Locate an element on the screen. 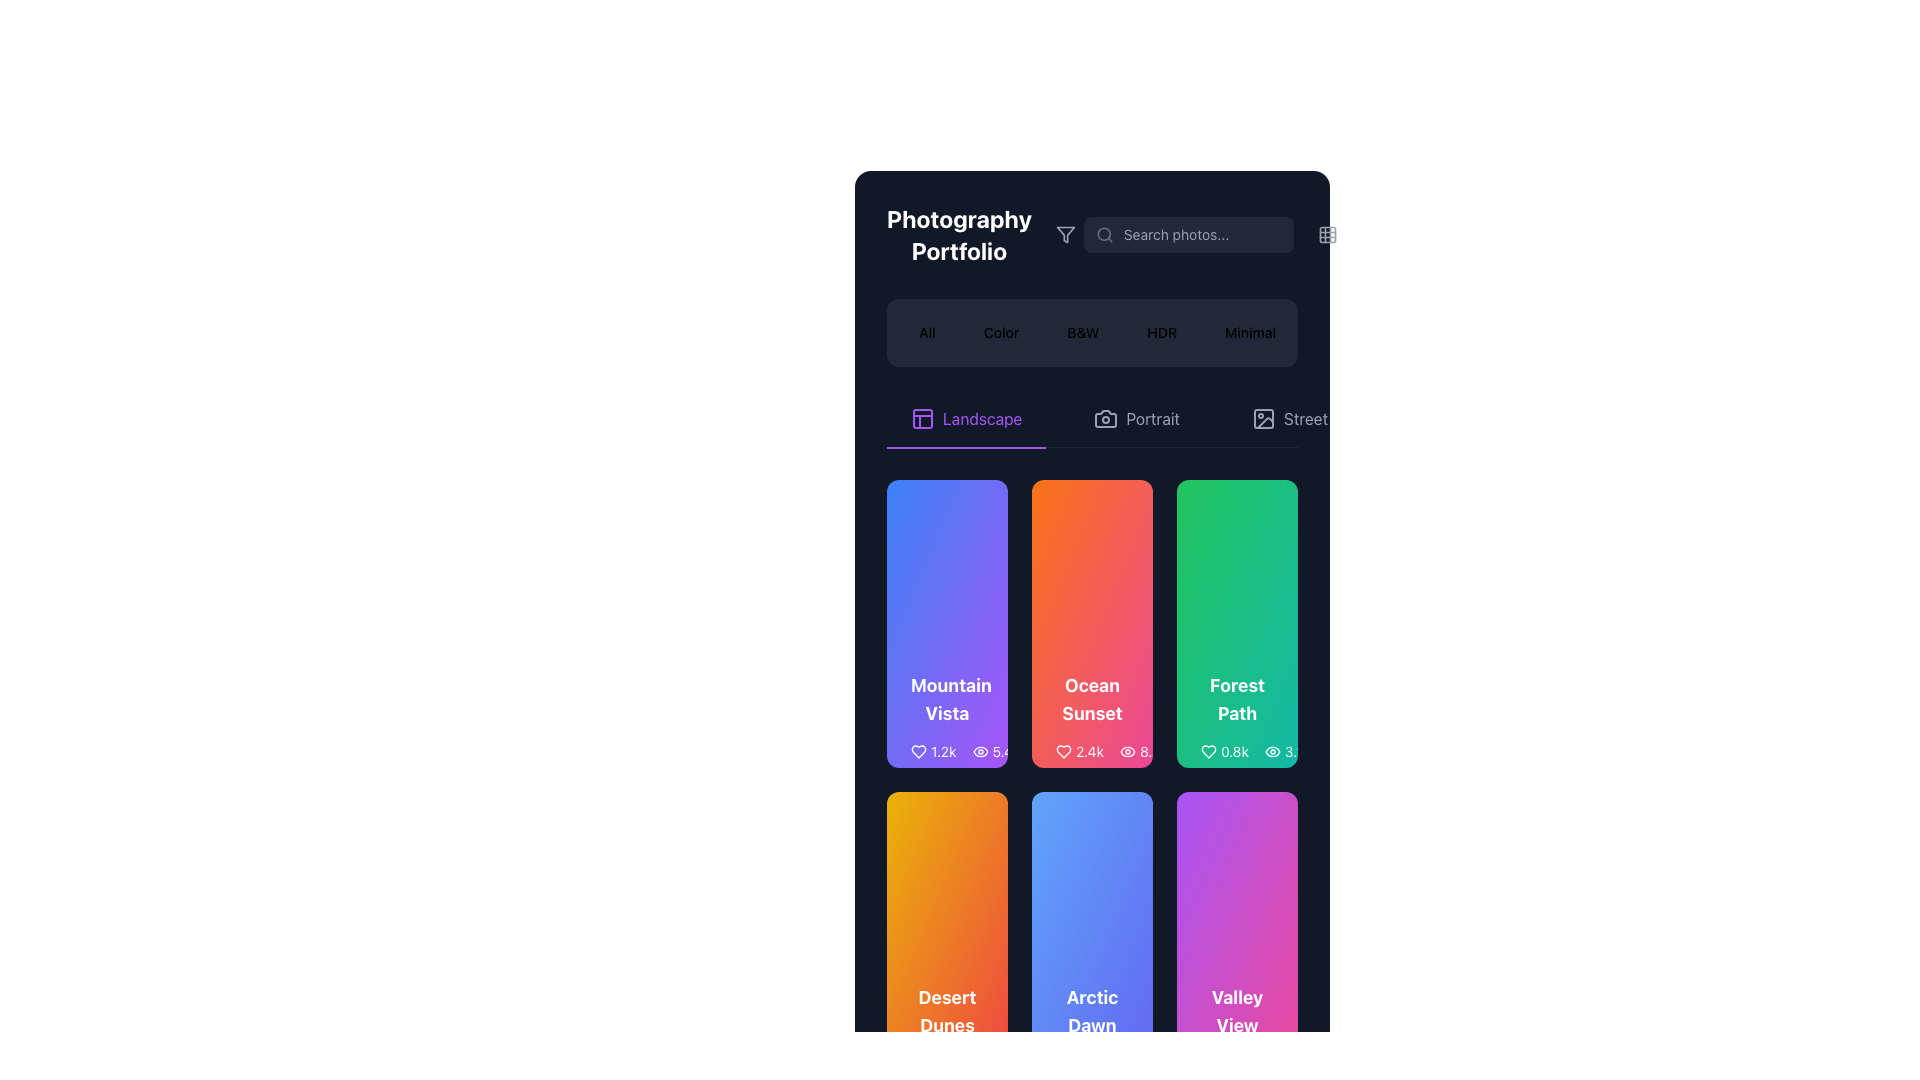 The width and height of the screenshot is (1920, 1080). the text label titled 'Ocean Sunset' which serves as the title of the card in the Landscape category for navigation is located at coordinates (1091, 698).